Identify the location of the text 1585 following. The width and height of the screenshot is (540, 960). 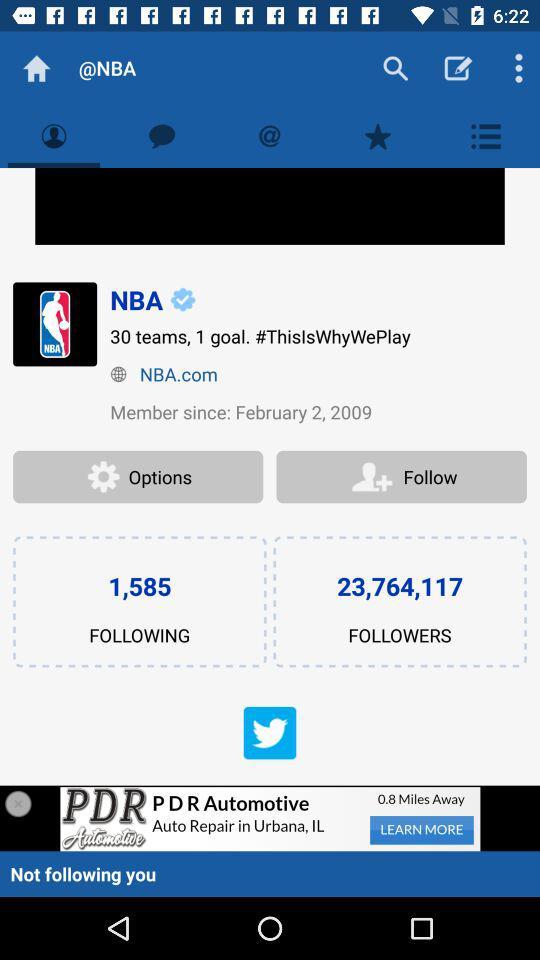
(139, 601).